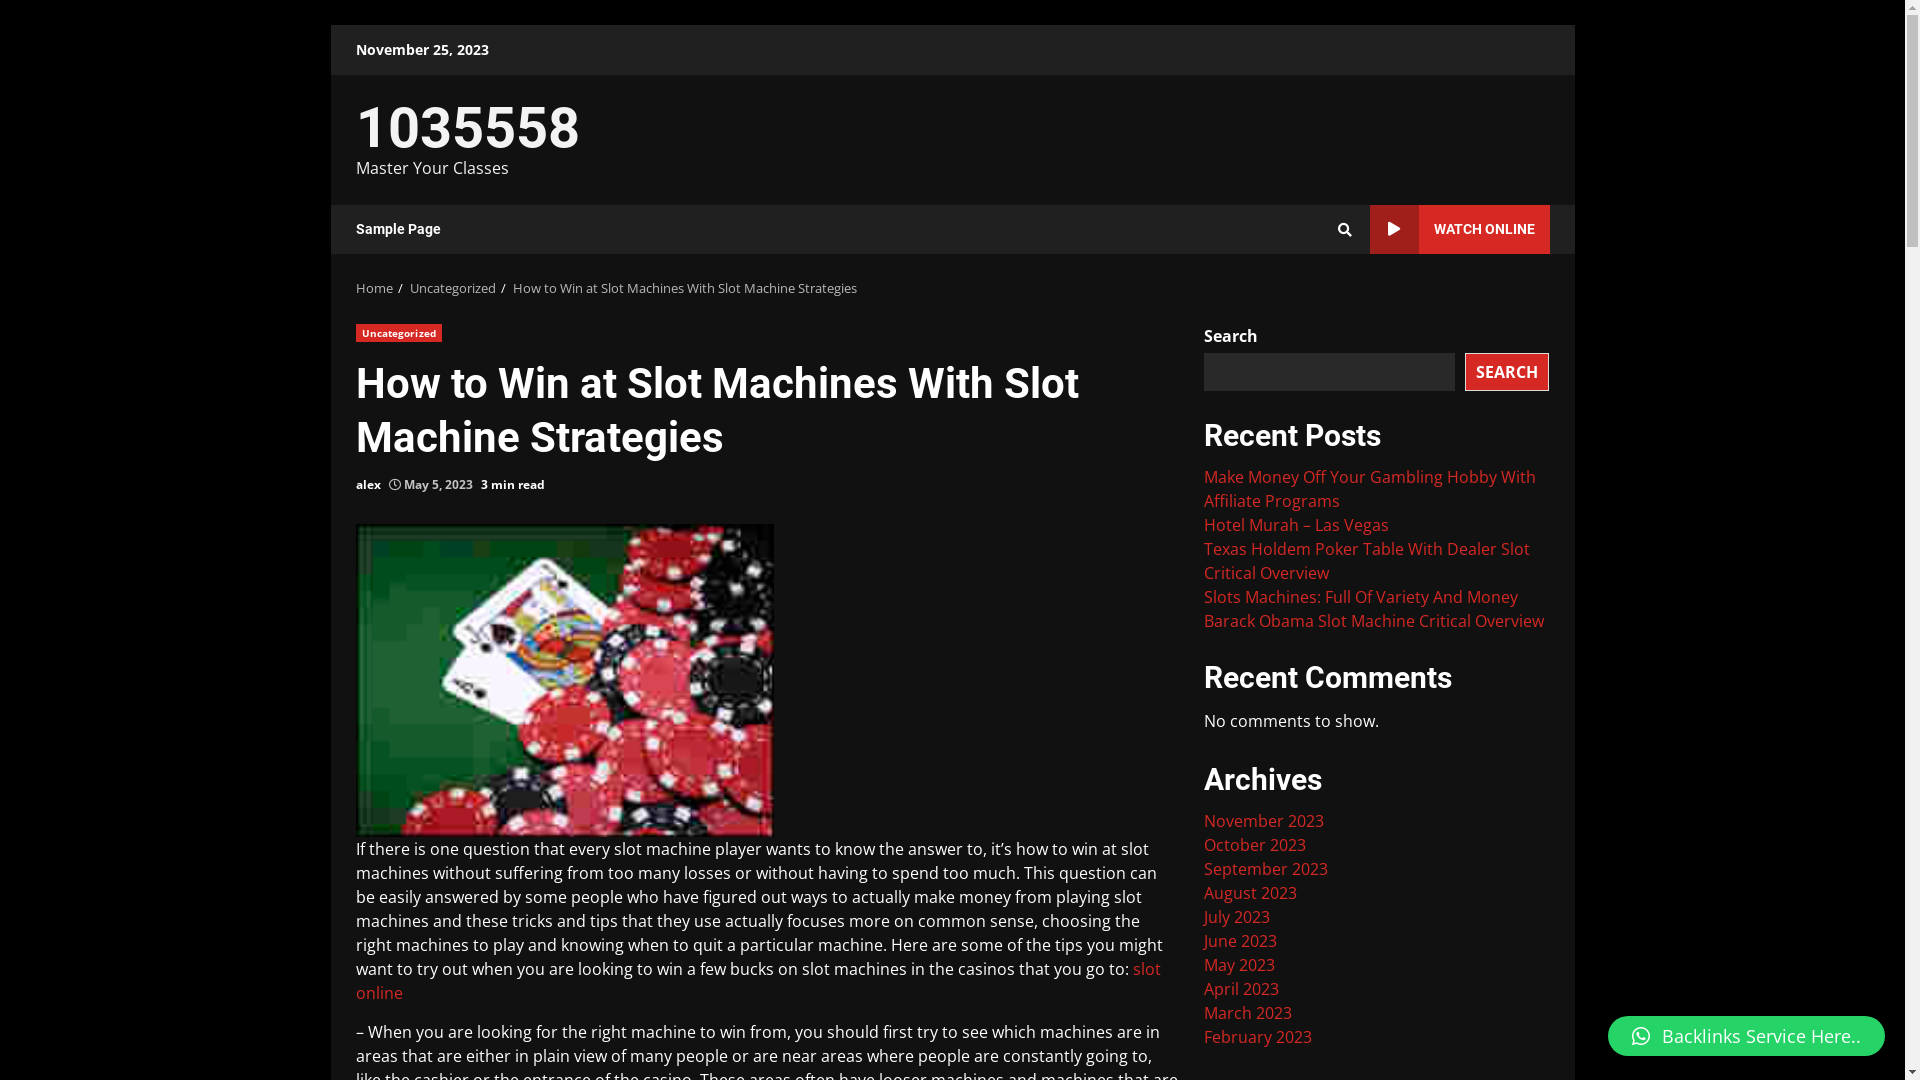 Image resolution: width=1920 pixels, height=1080 pixels. What do you see at coordinates (1247, 1013) in the screenshot?
I see `'March 2023'` at bounding box center [1247, 1013].